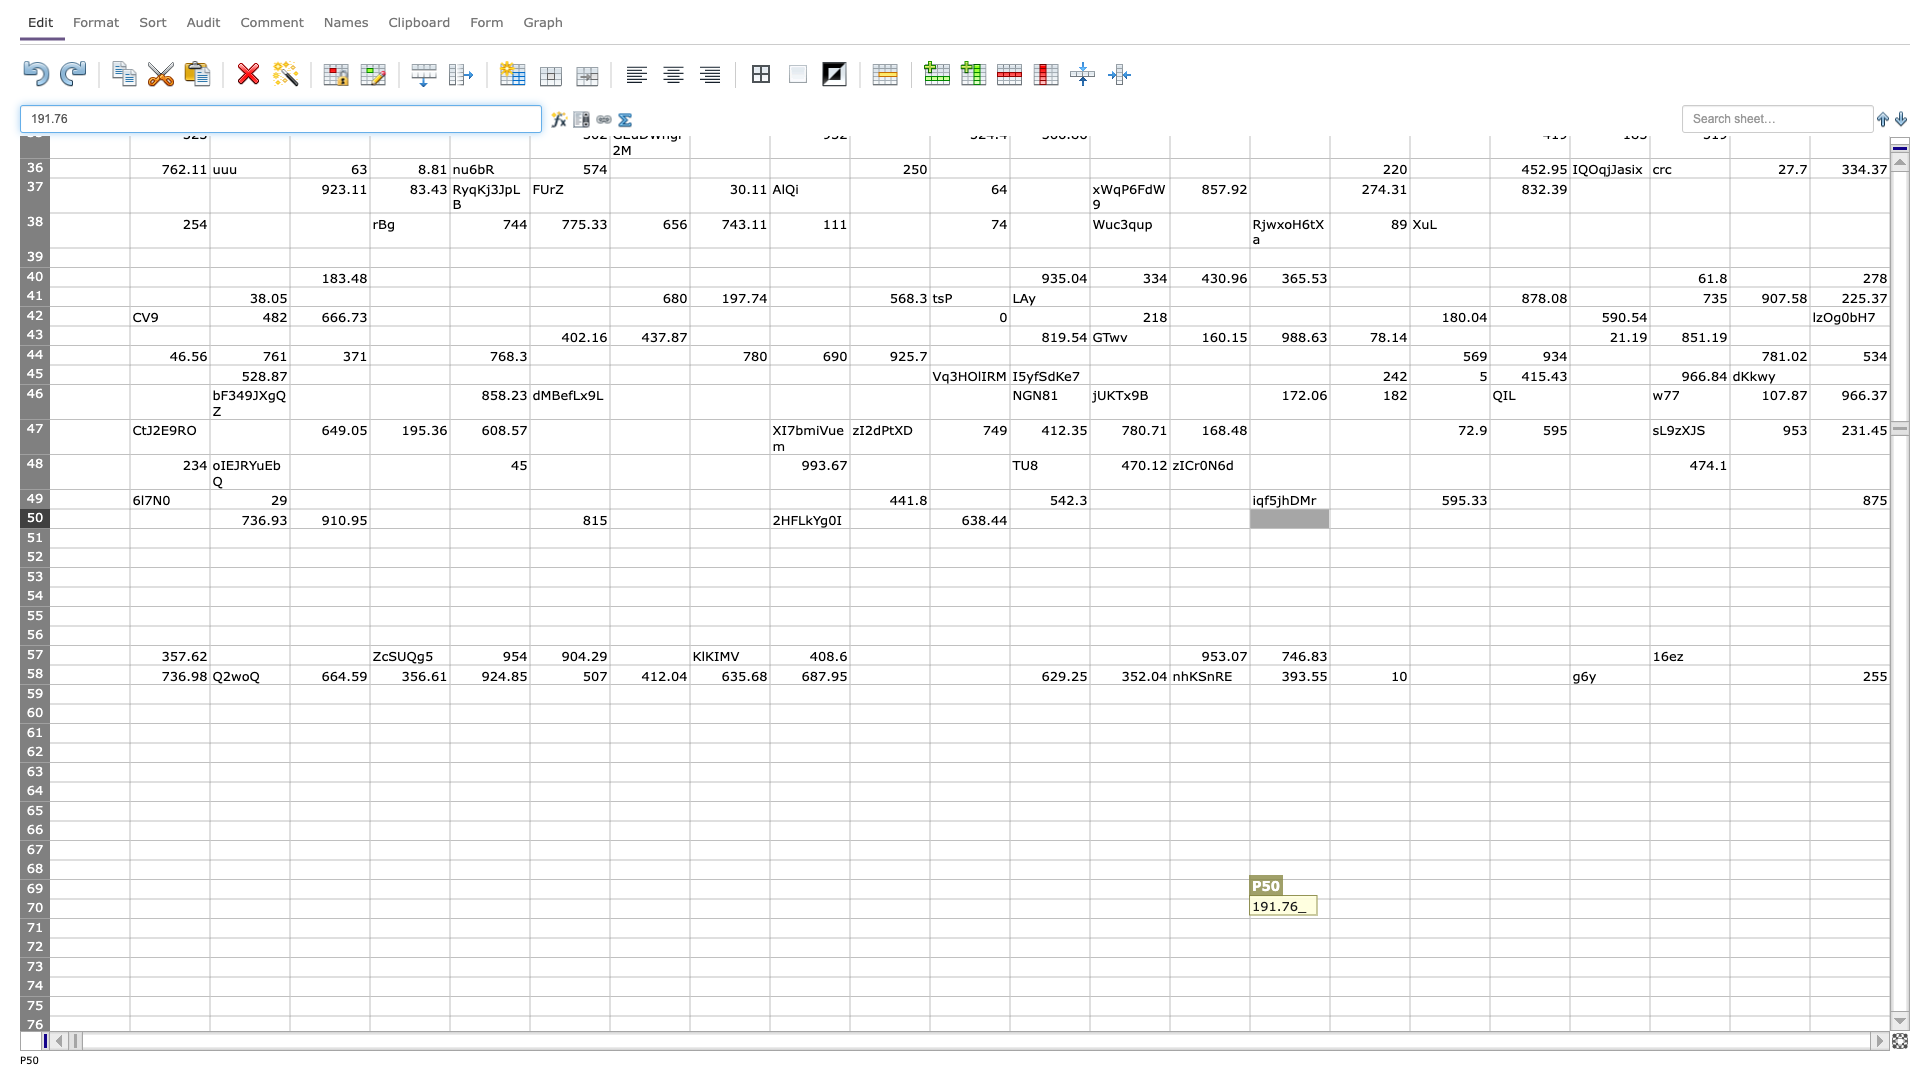  What do you see at coordinates (1409, 918) in the screenshot?
I see `Auto-fill handle of Q70` at bounding box center [1409, 918].